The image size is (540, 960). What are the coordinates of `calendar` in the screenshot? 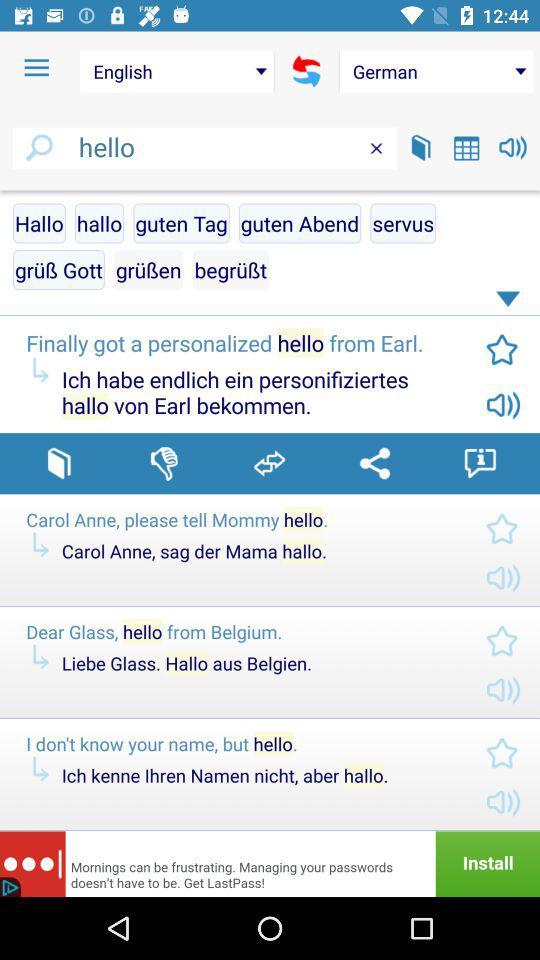 It's located at (466, 147).